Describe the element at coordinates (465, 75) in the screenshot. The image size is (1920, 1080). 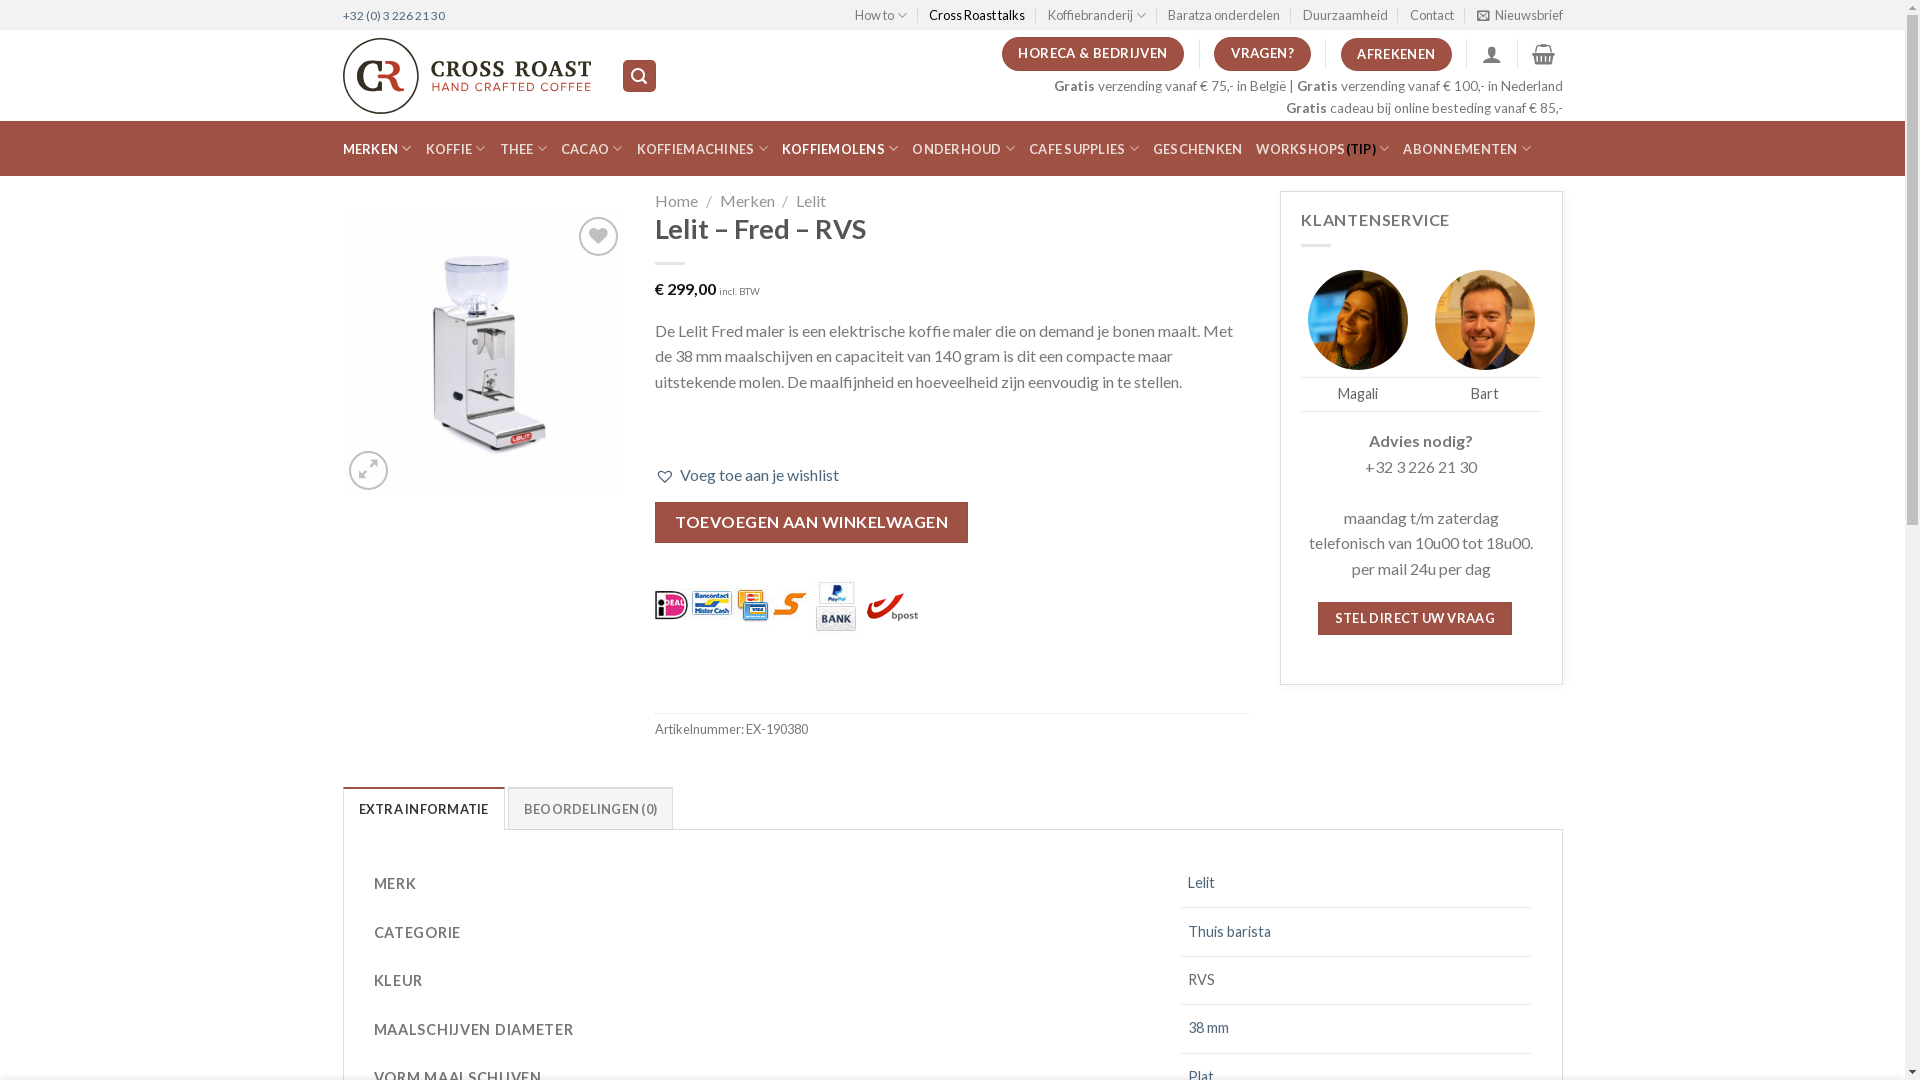
I see `'Cross Roast - Hand Crafted Coffee'` at that location.